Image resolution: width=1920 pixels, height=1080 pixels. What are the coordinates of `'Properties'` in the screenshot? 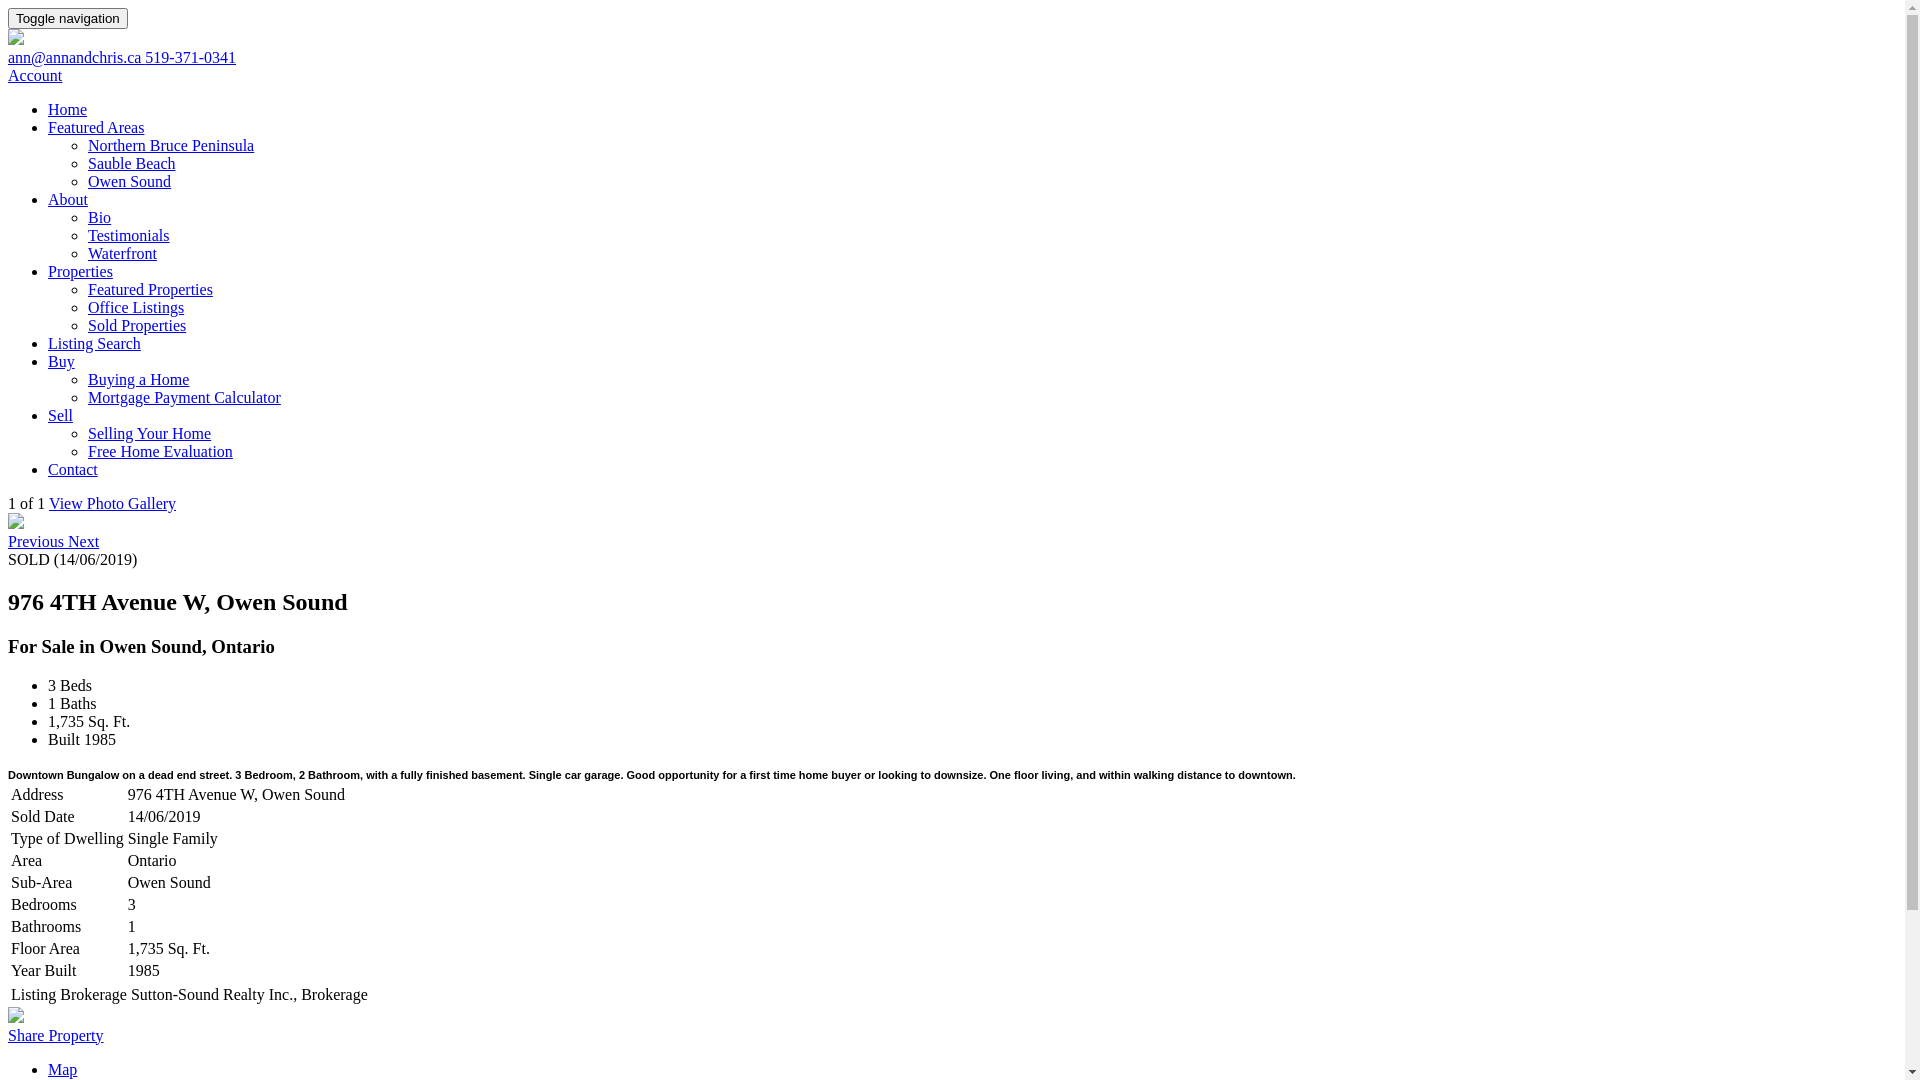 It's located at (80, 271).